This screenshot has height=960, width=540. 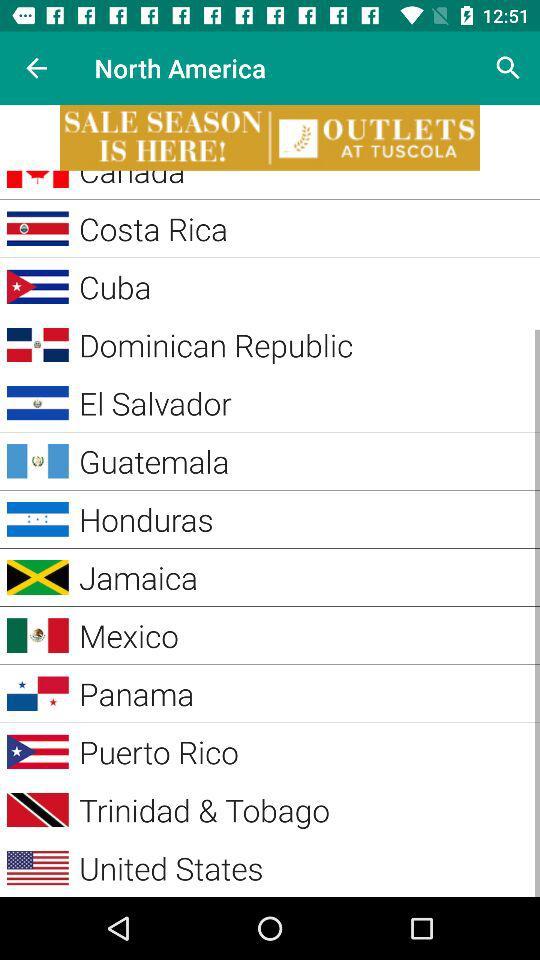 I want to click on the symbol beside united states, so click(x=38, y=867).